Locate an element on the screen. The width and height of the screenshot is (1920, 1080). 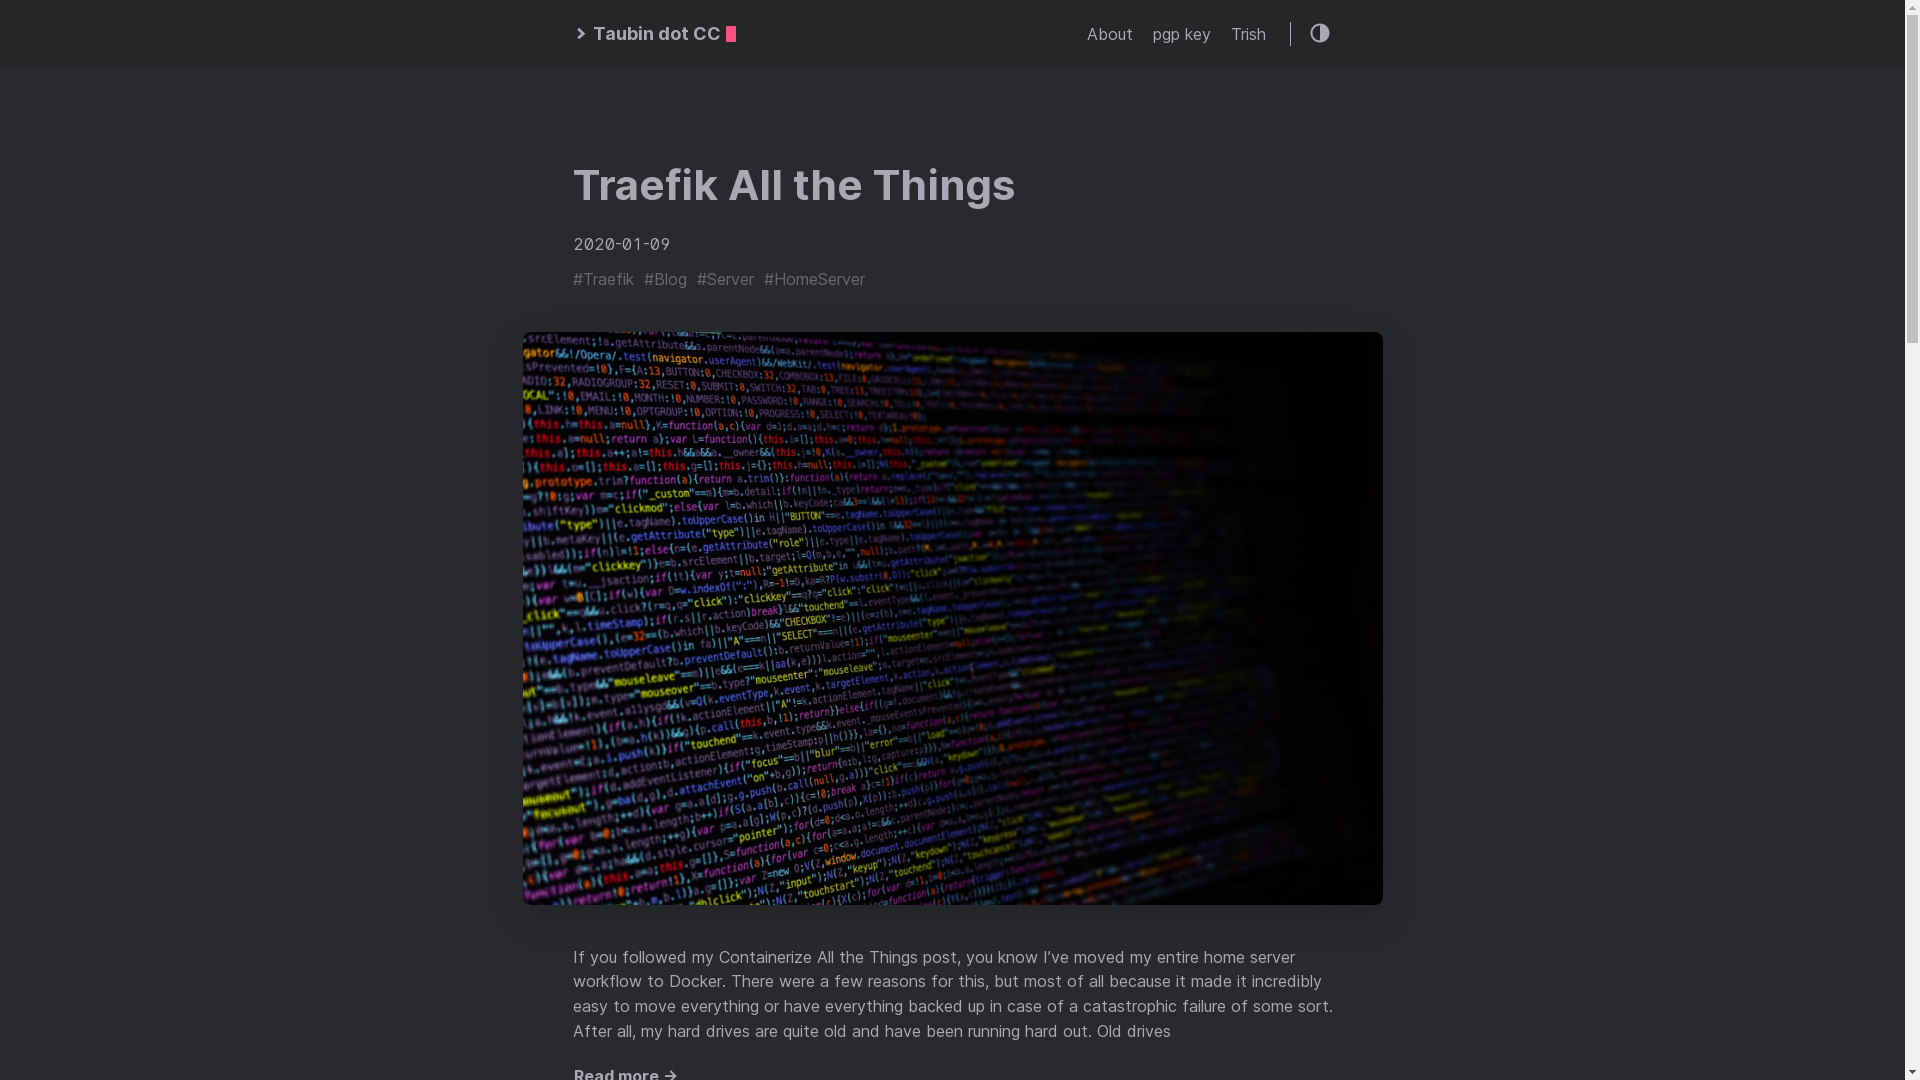
'About' is located at coordinates (1107, 34).